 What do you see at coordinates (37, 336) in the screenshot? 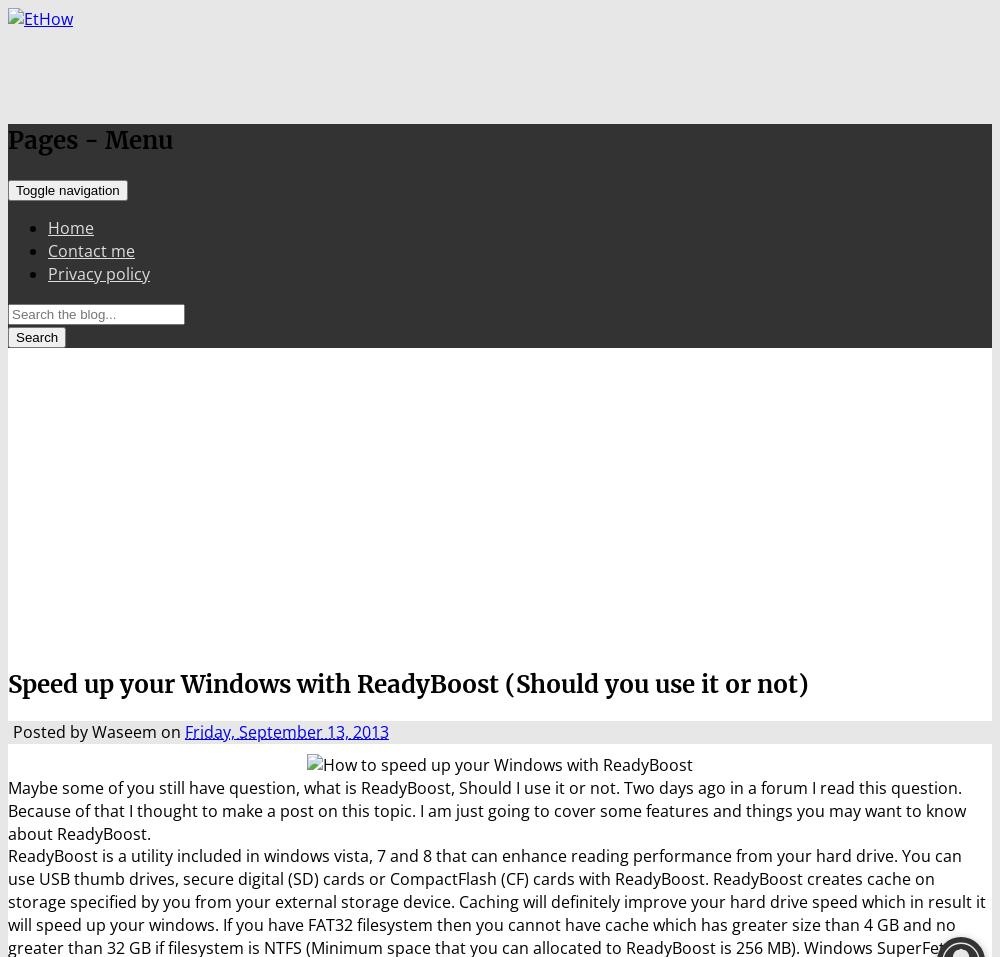
I see `'Search'` at bounding box center [37, 336].